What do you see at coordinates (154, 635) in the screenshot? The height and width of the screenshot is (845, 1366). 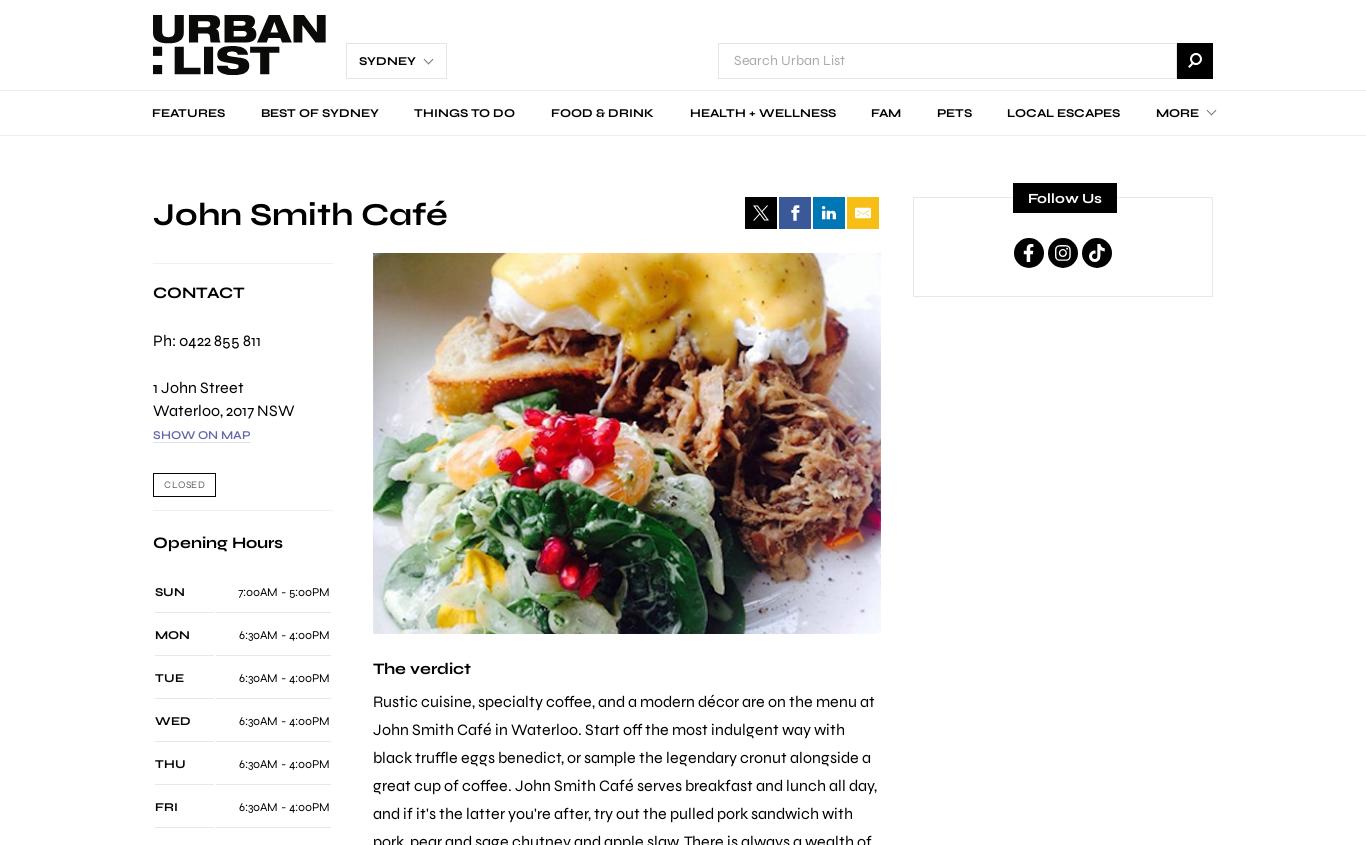 I see `'MON'` at bounding box center [154, 635].